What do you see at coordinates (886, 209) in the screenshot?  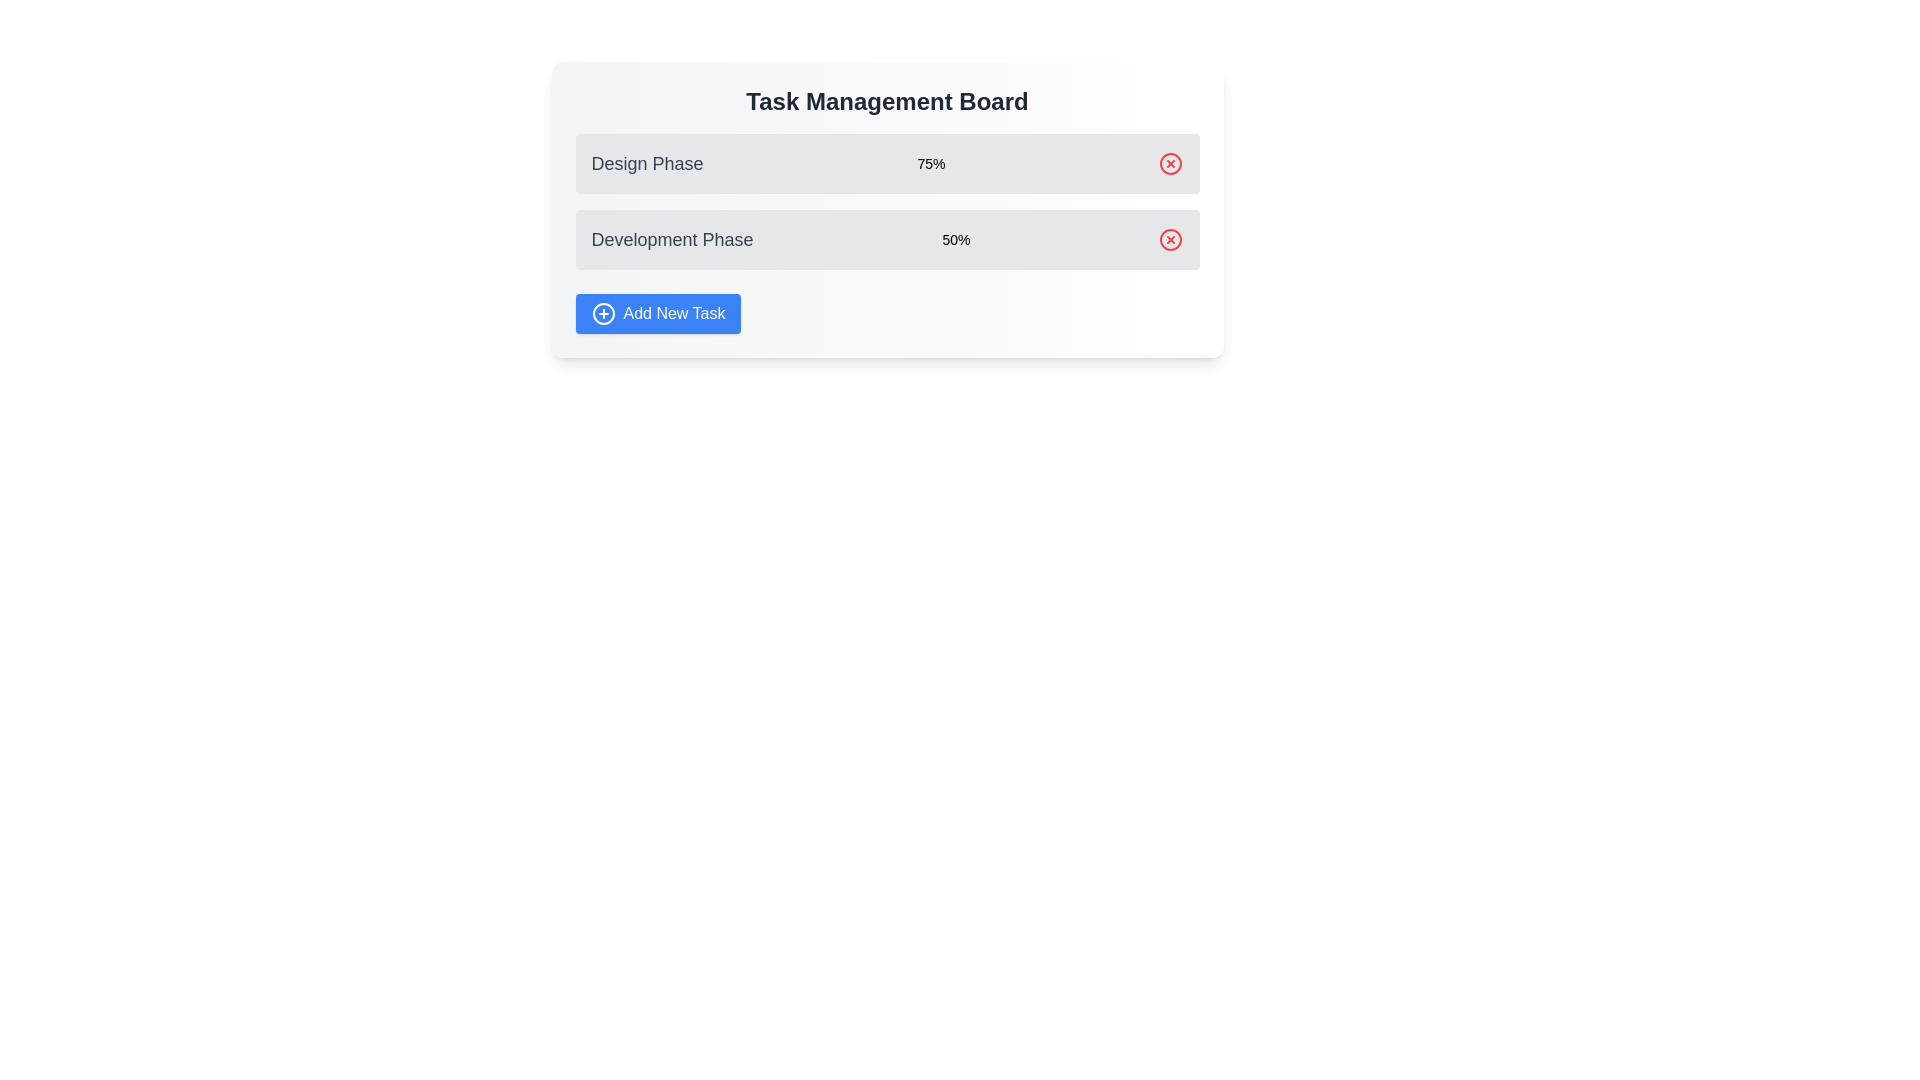 I see `the progress percentages (75% and 50%) in the Task Management Board section` at bounding box center [886, 209].